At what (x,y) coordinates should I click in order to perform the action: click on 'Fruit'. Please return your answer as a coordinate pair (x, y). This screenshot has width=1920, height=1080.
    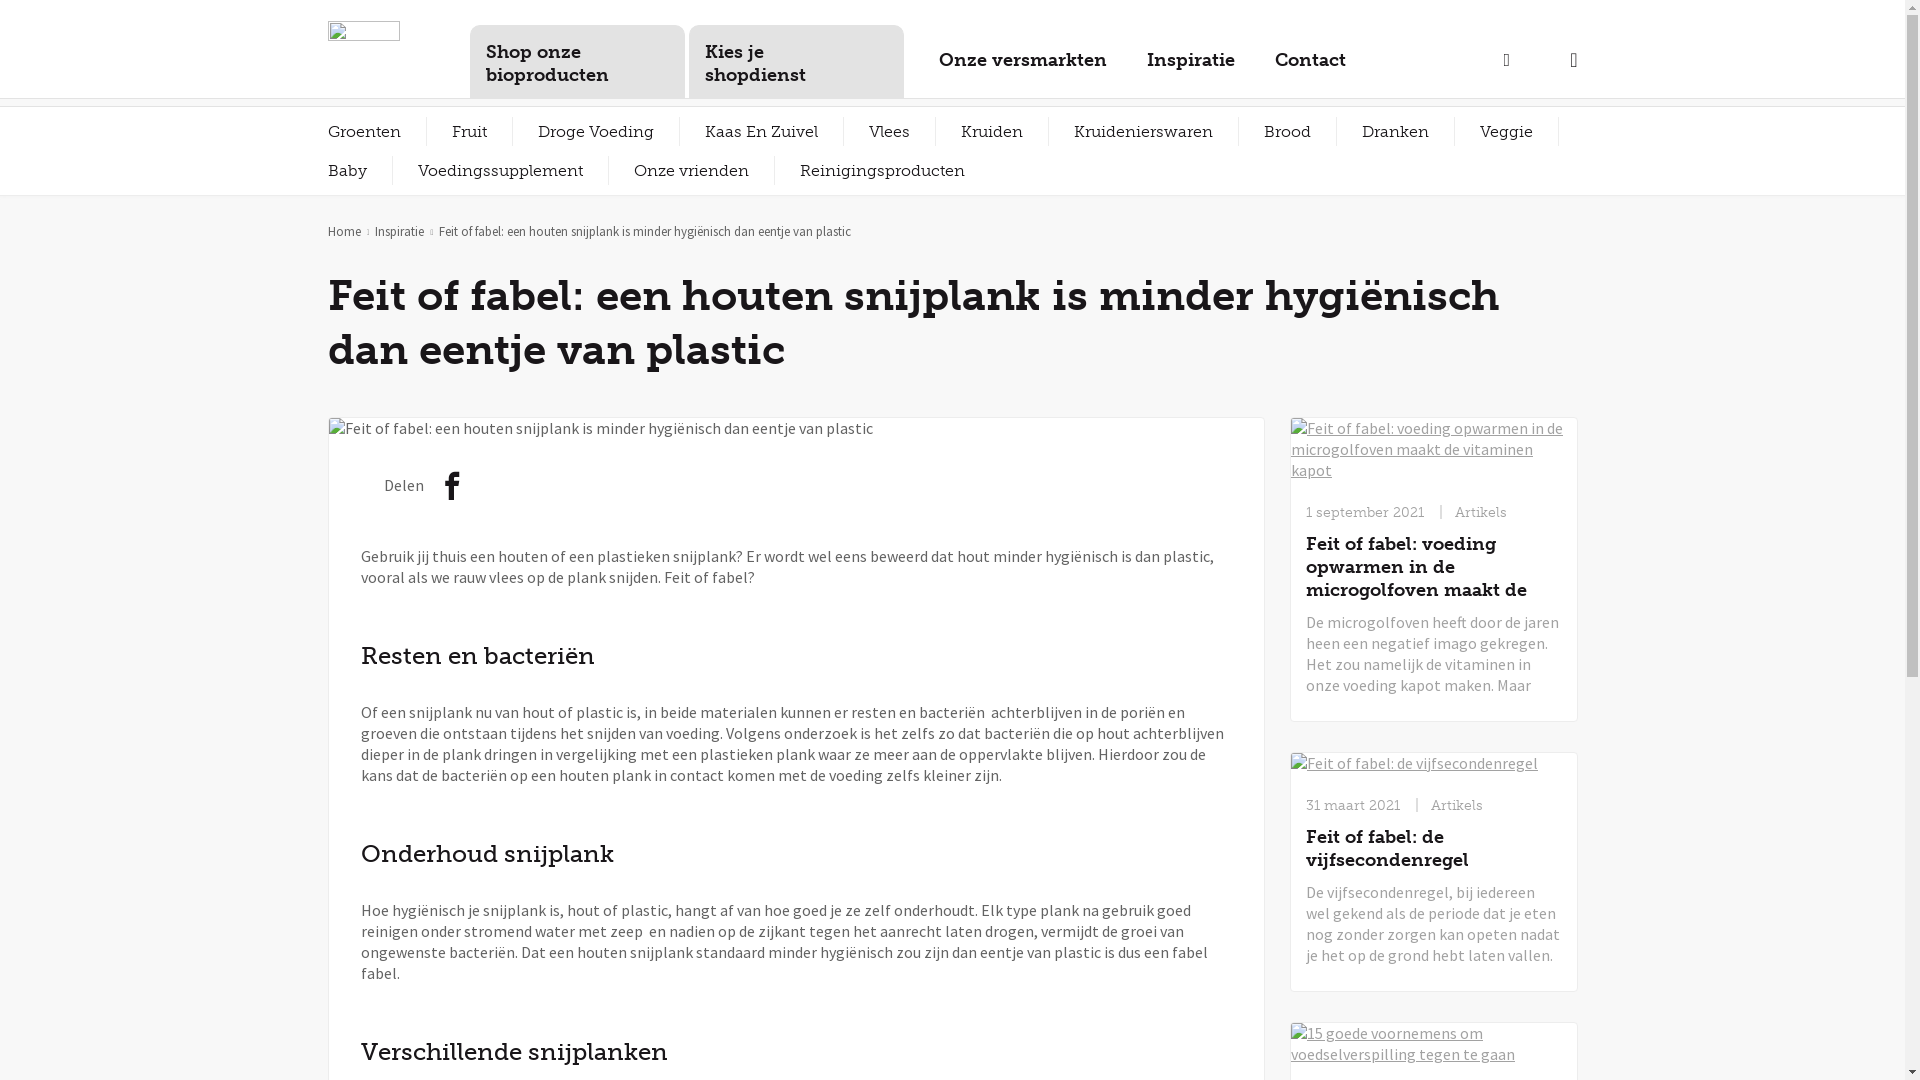
    Looking at the image, I should click on (467, 131).